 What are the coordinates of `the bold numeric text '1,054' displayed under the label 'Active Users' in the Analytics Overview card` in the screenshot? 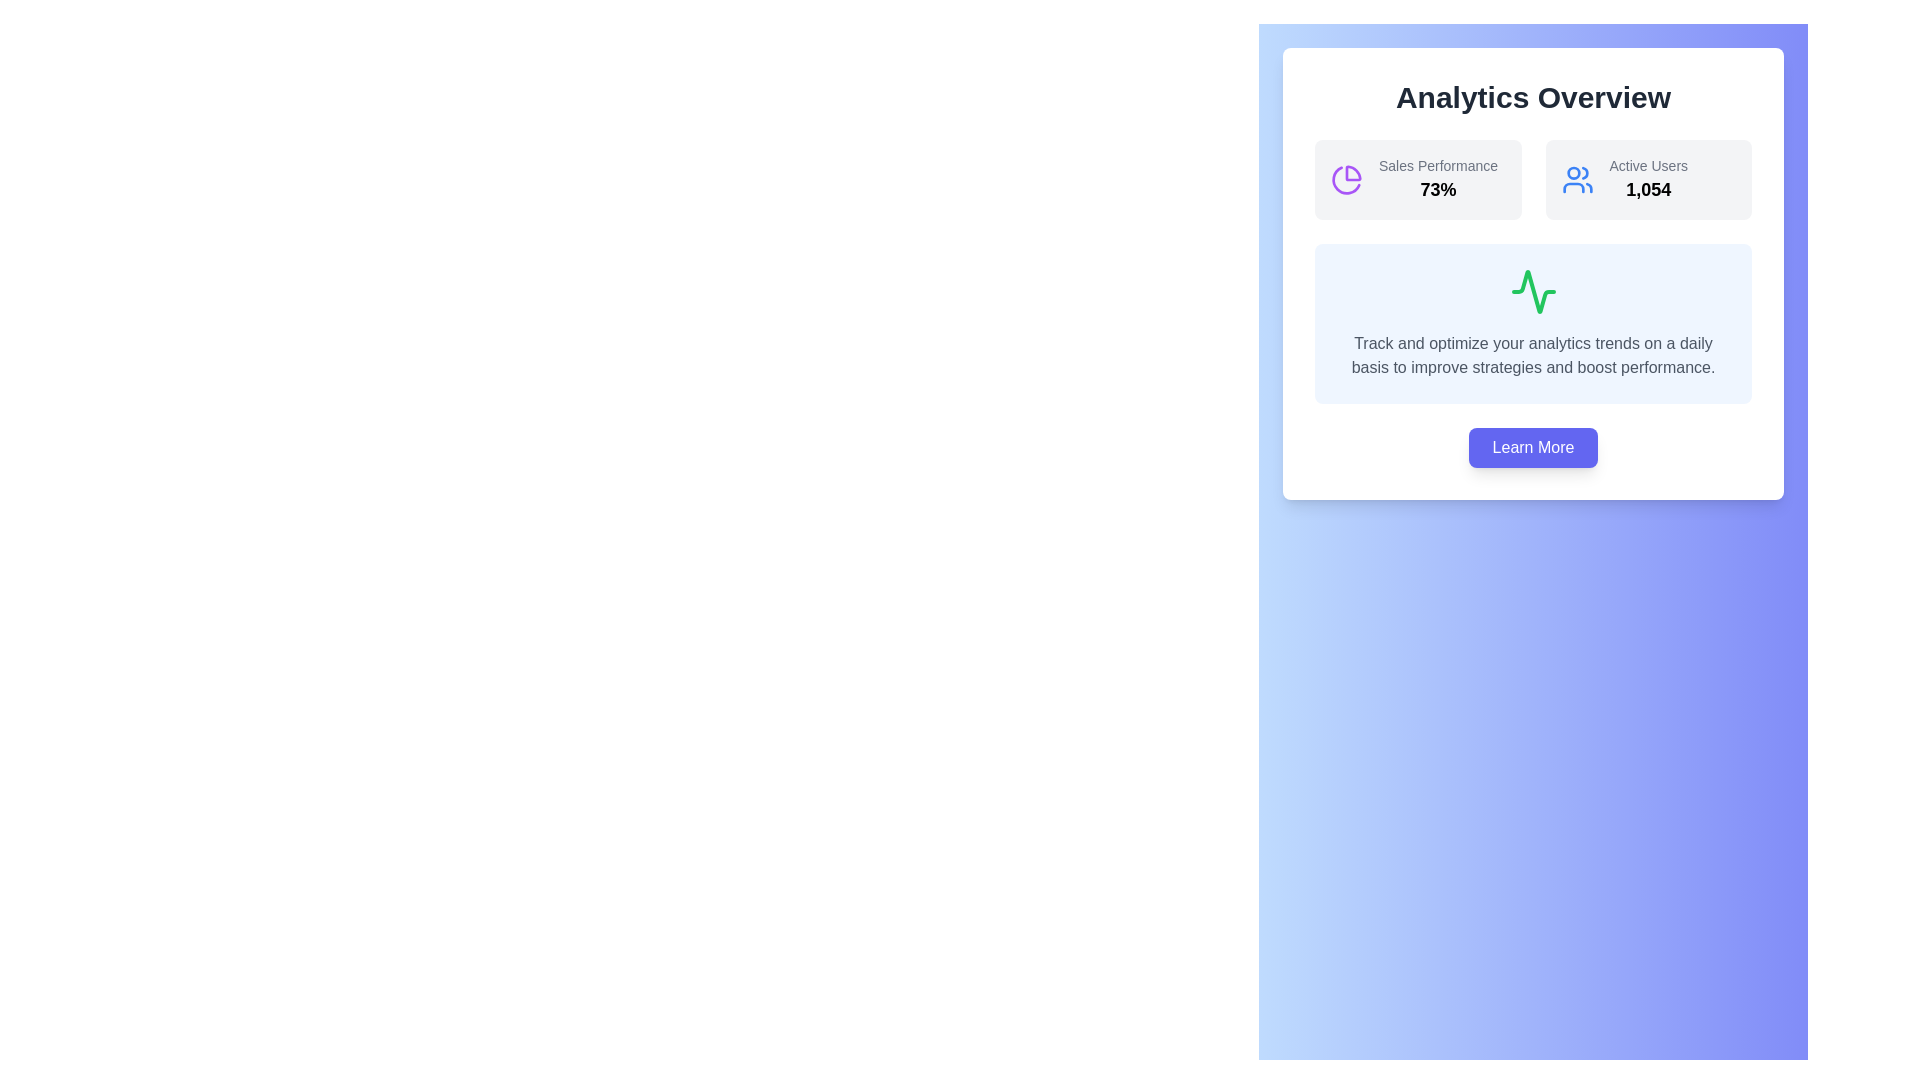 It's located at (1648, 189).